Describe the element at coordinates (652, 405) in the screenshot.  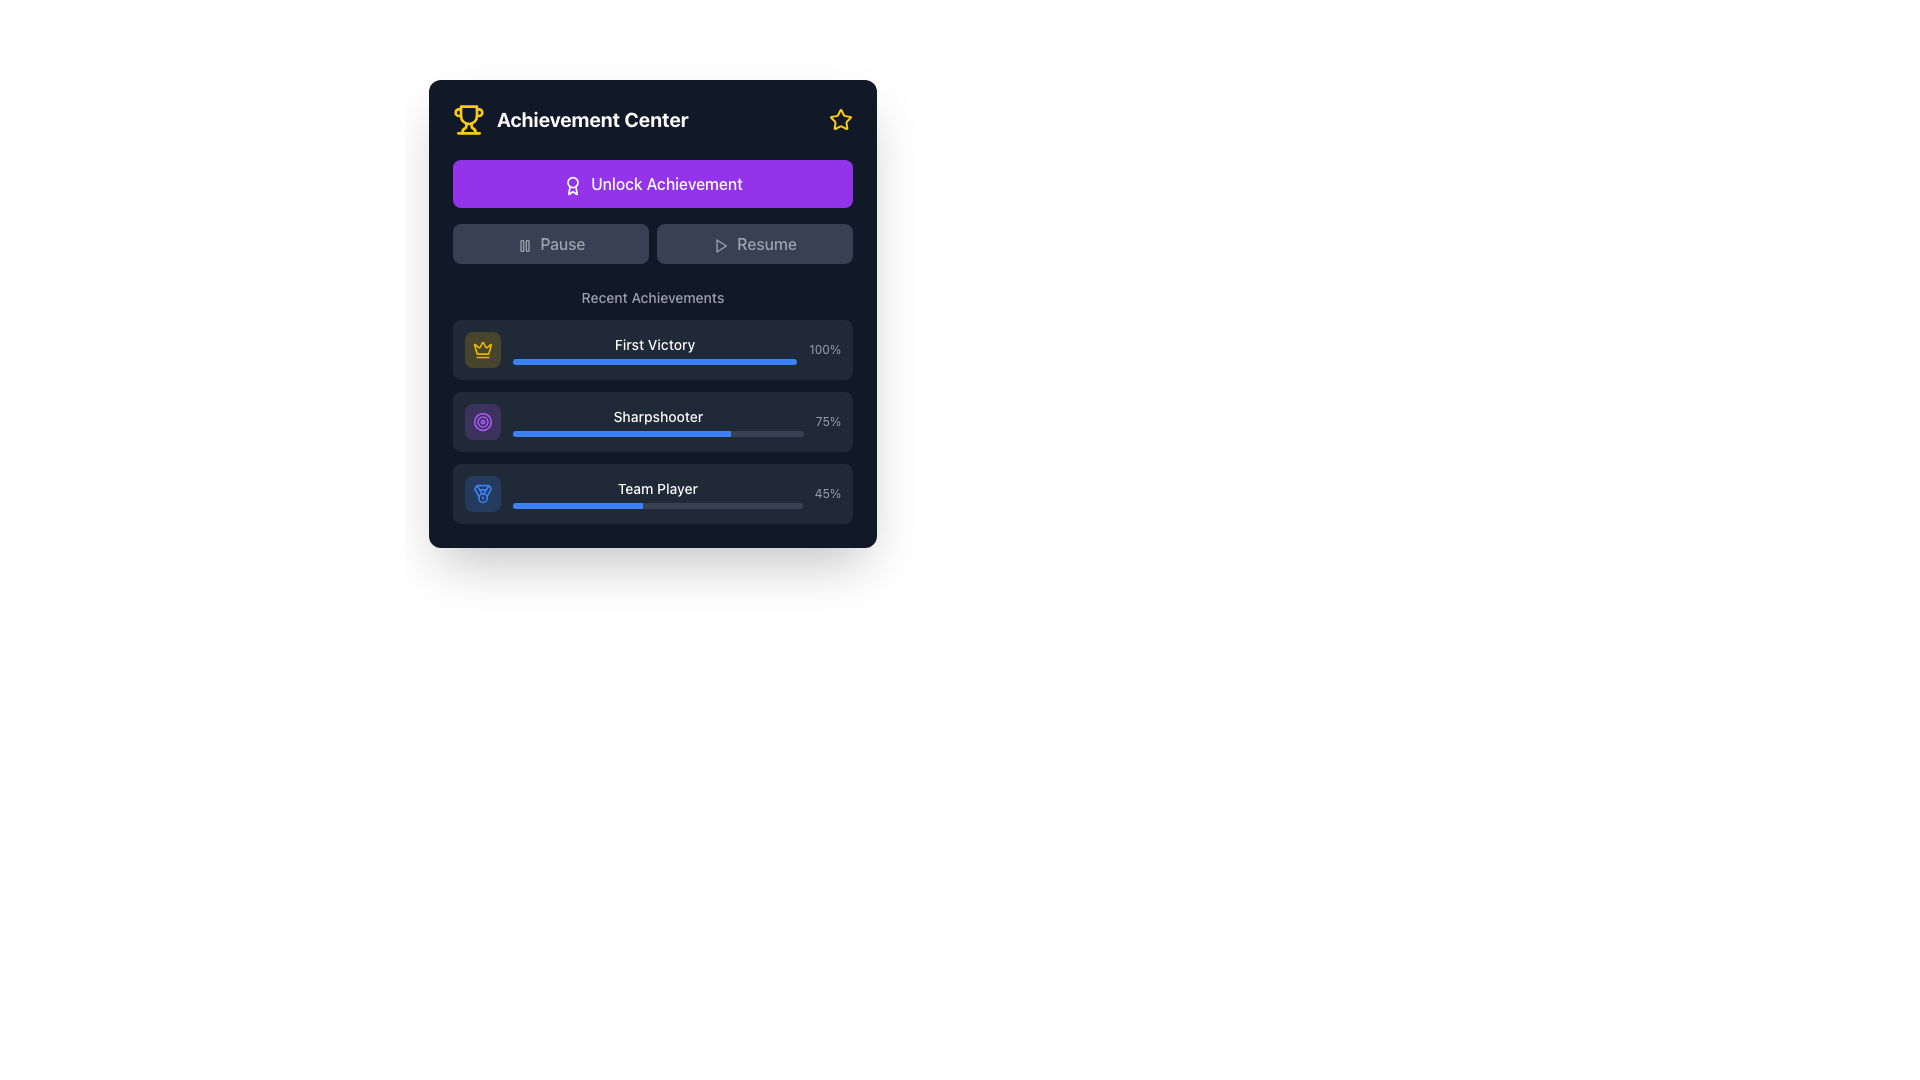
I see `the 'Recent Achievements' panel` at that location.